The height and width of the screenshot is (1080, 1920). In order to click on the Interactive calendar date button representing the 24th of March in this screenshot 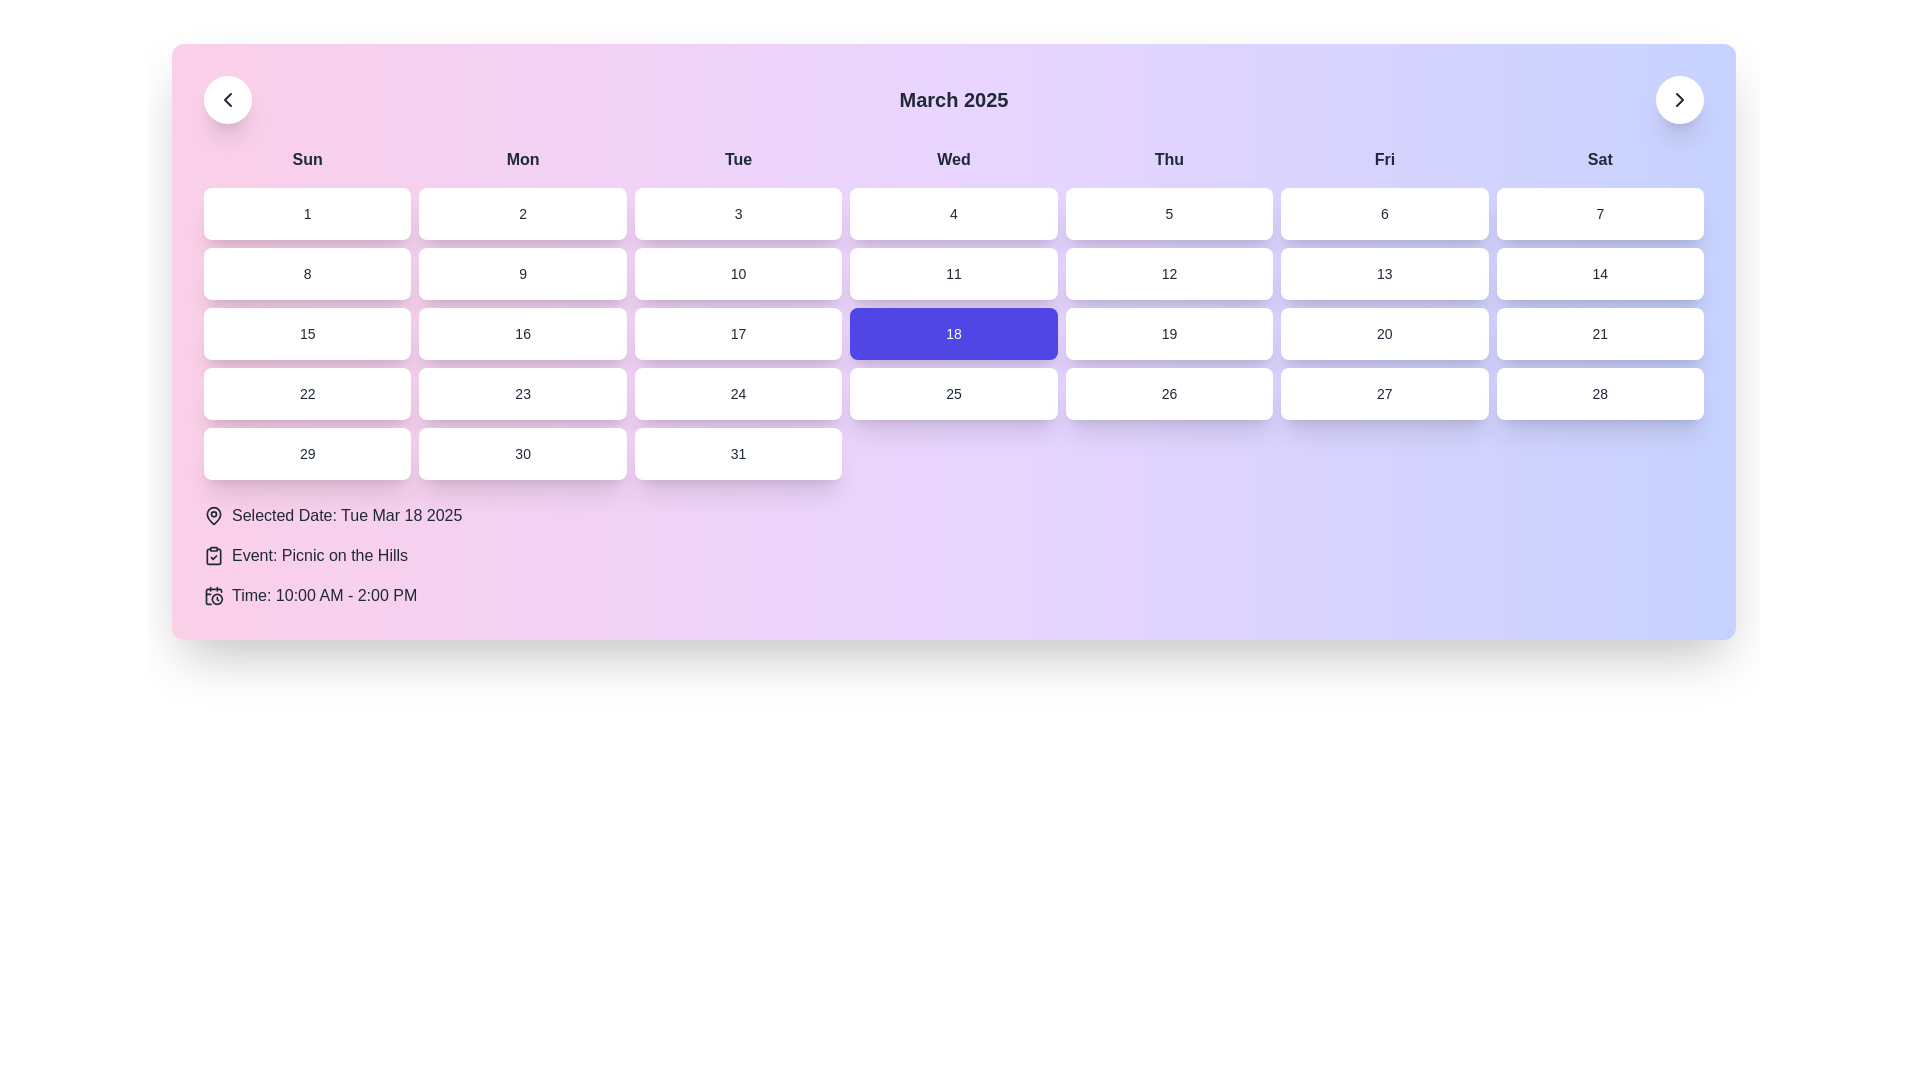, I will do `click(737, 393)`.